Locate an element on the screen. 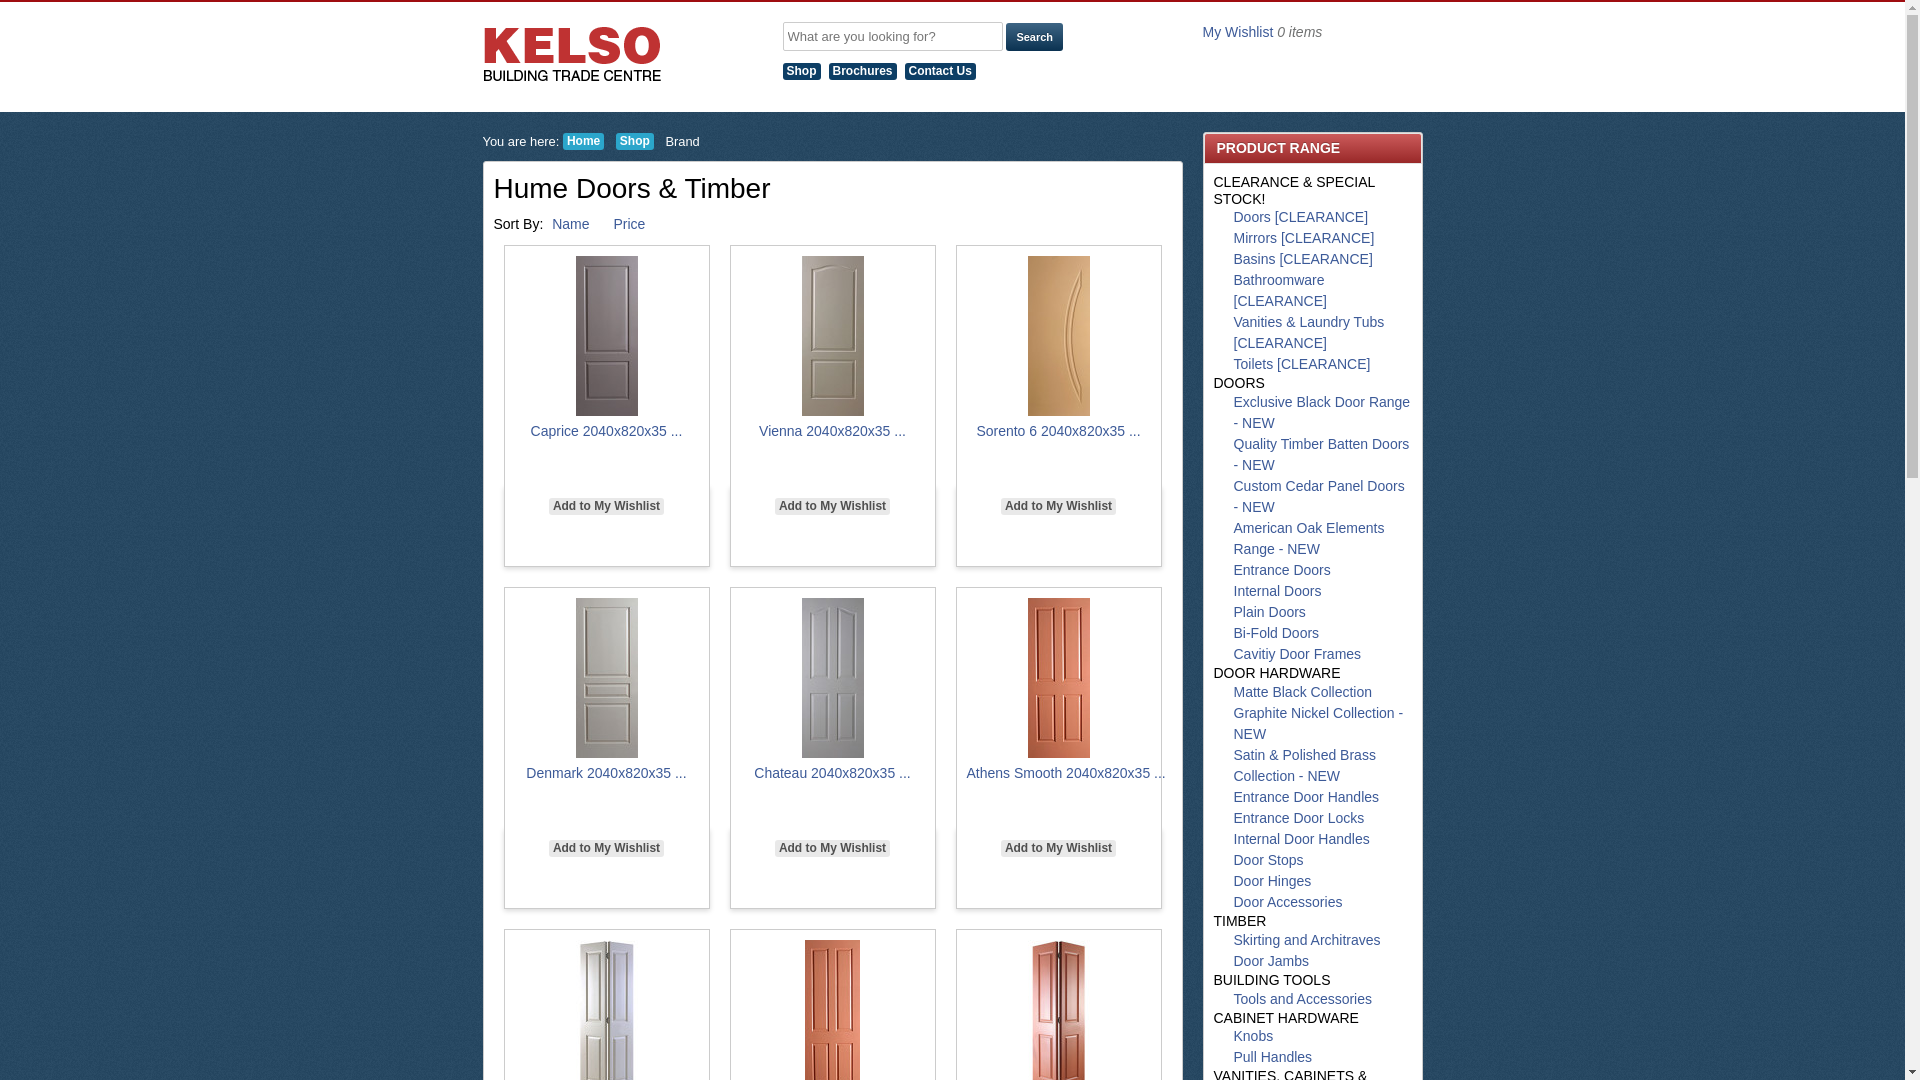 The image size is (1920, 1080). 'Bathroomware [CLEARANCE]' is located at coordinates (1232, 290).